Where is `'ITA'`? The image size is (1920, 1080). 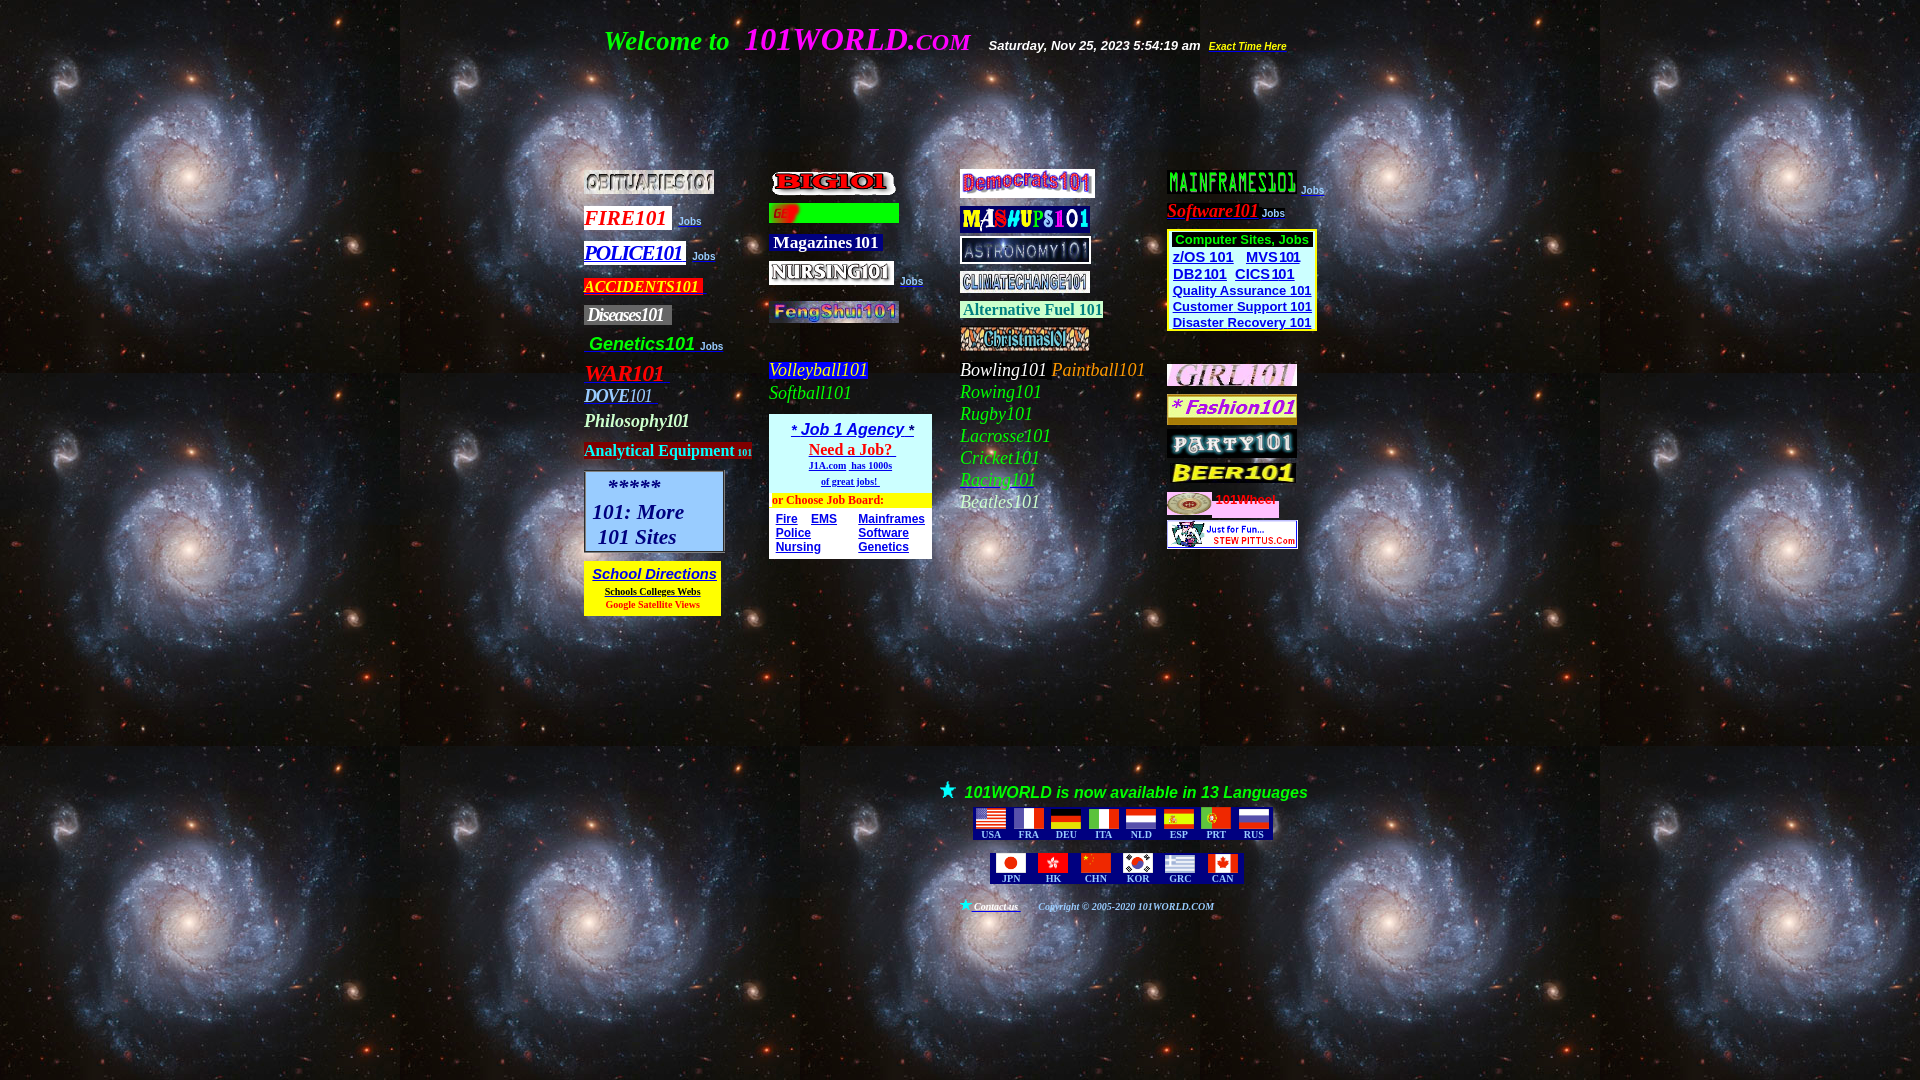
'ITA' is located at coordinates (1093, 833).